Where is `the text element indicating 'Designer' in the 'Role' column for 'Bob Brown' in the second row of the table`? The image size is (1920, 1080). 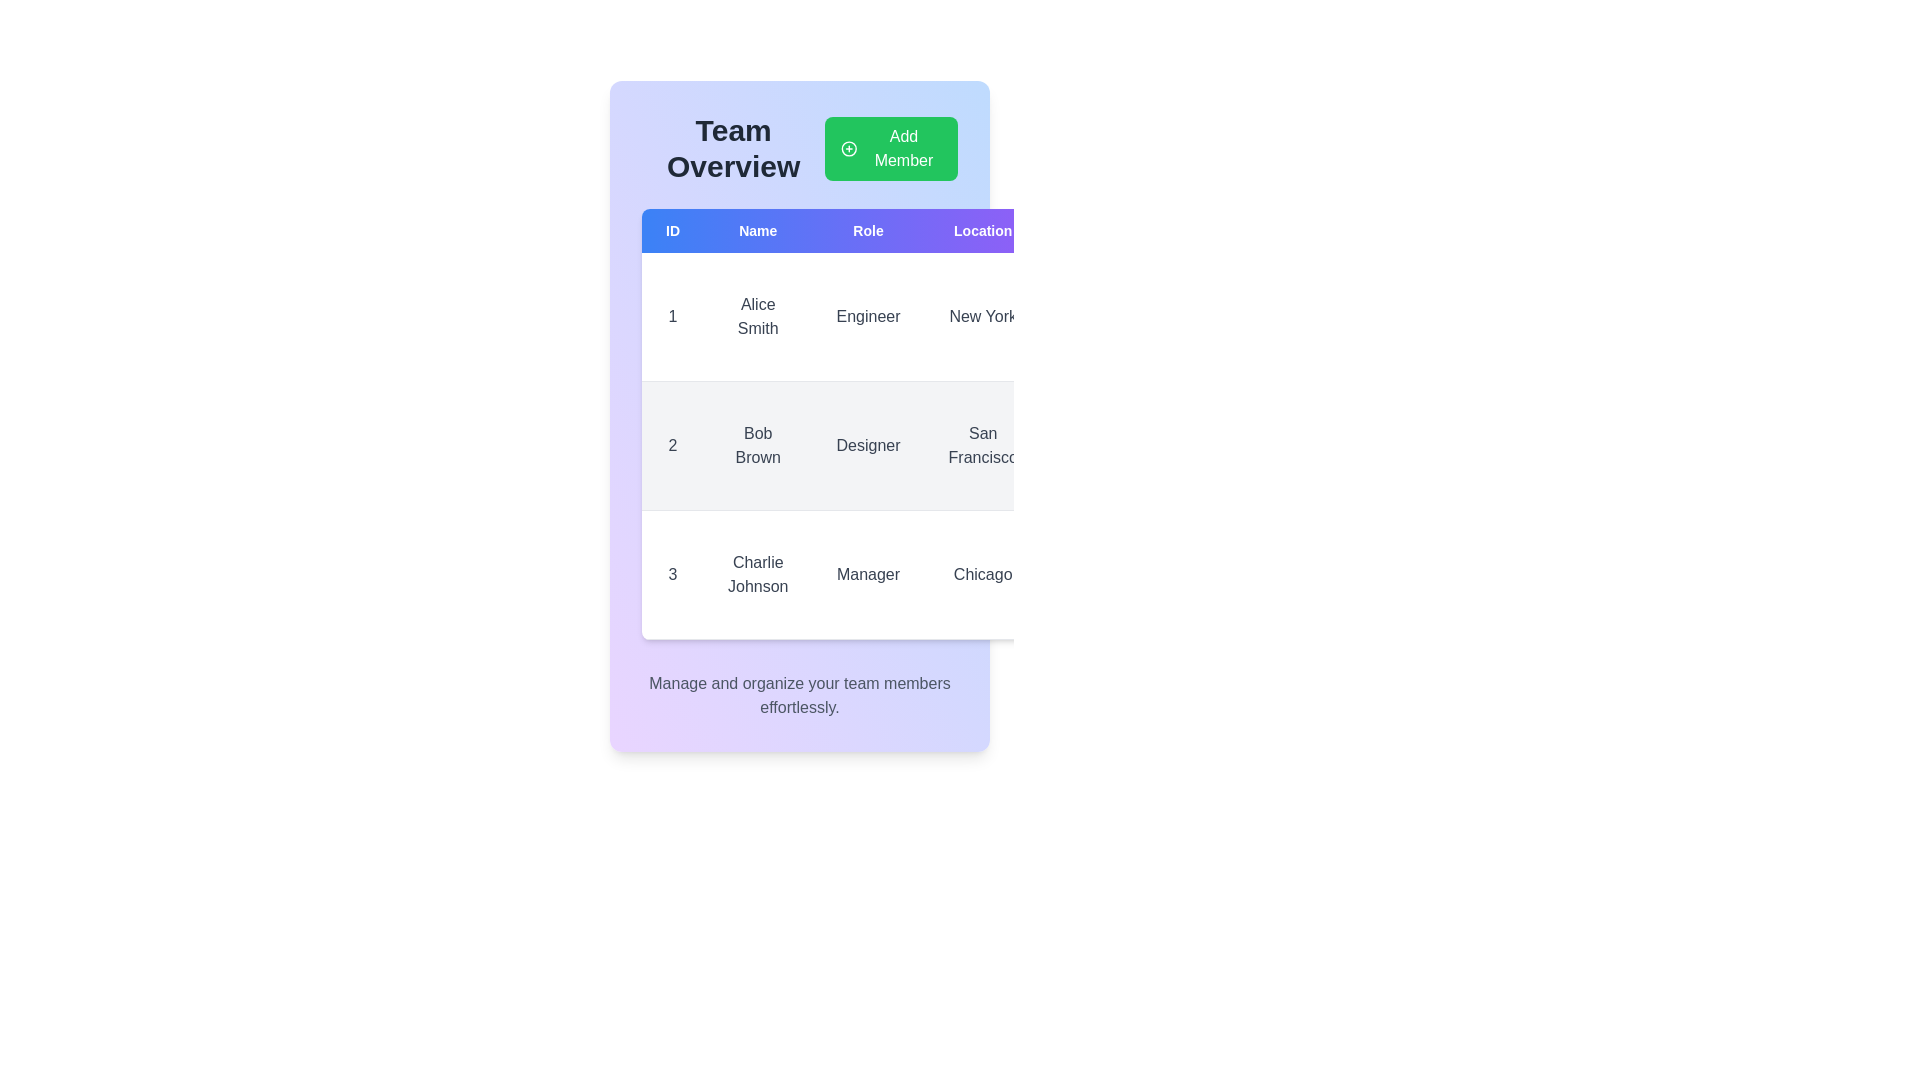
the text element indicating 'Designer' in the 'Role' column for 'Bob Brown' in the second row of the table is located at coordinates (868, 445).